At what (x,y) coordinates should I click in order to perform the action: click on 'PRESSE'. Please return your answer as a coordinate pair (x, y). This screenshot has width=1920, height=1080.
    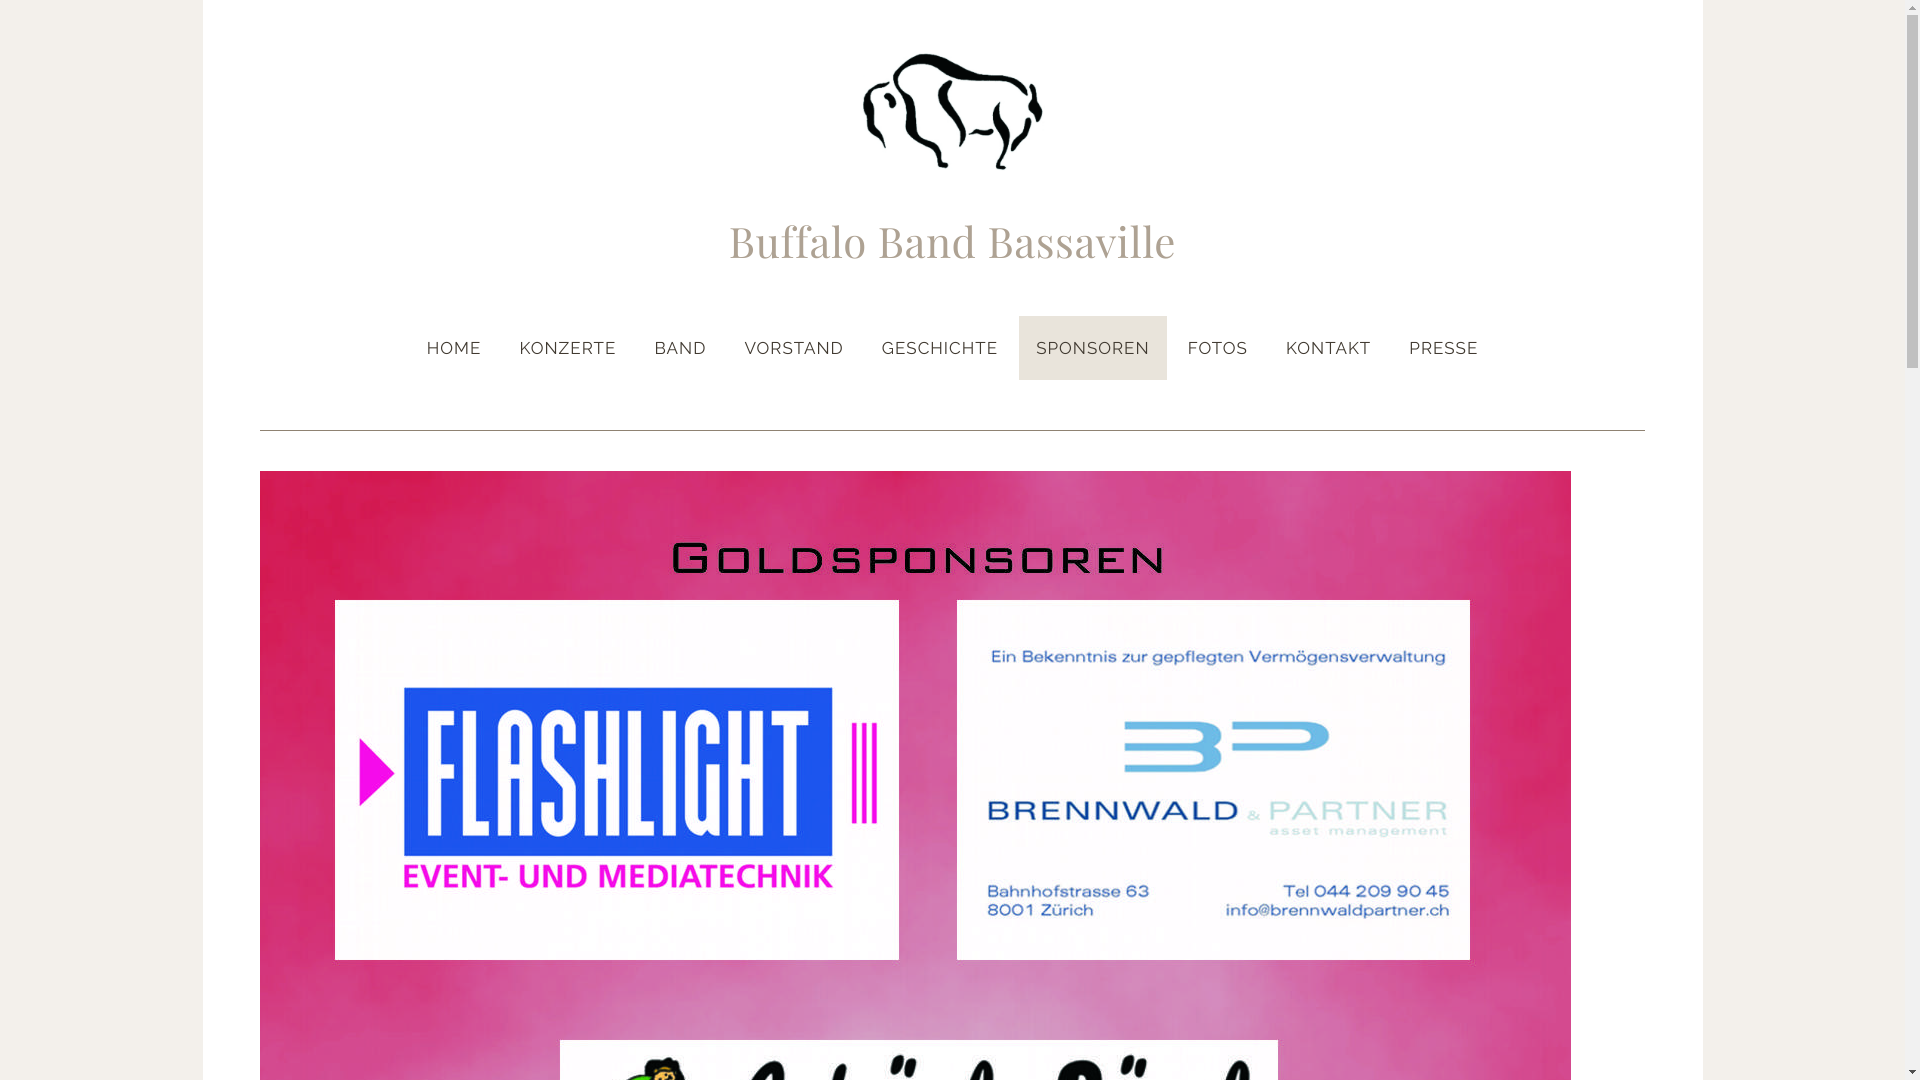
    Looking at the image, I should click on (1391, 346).